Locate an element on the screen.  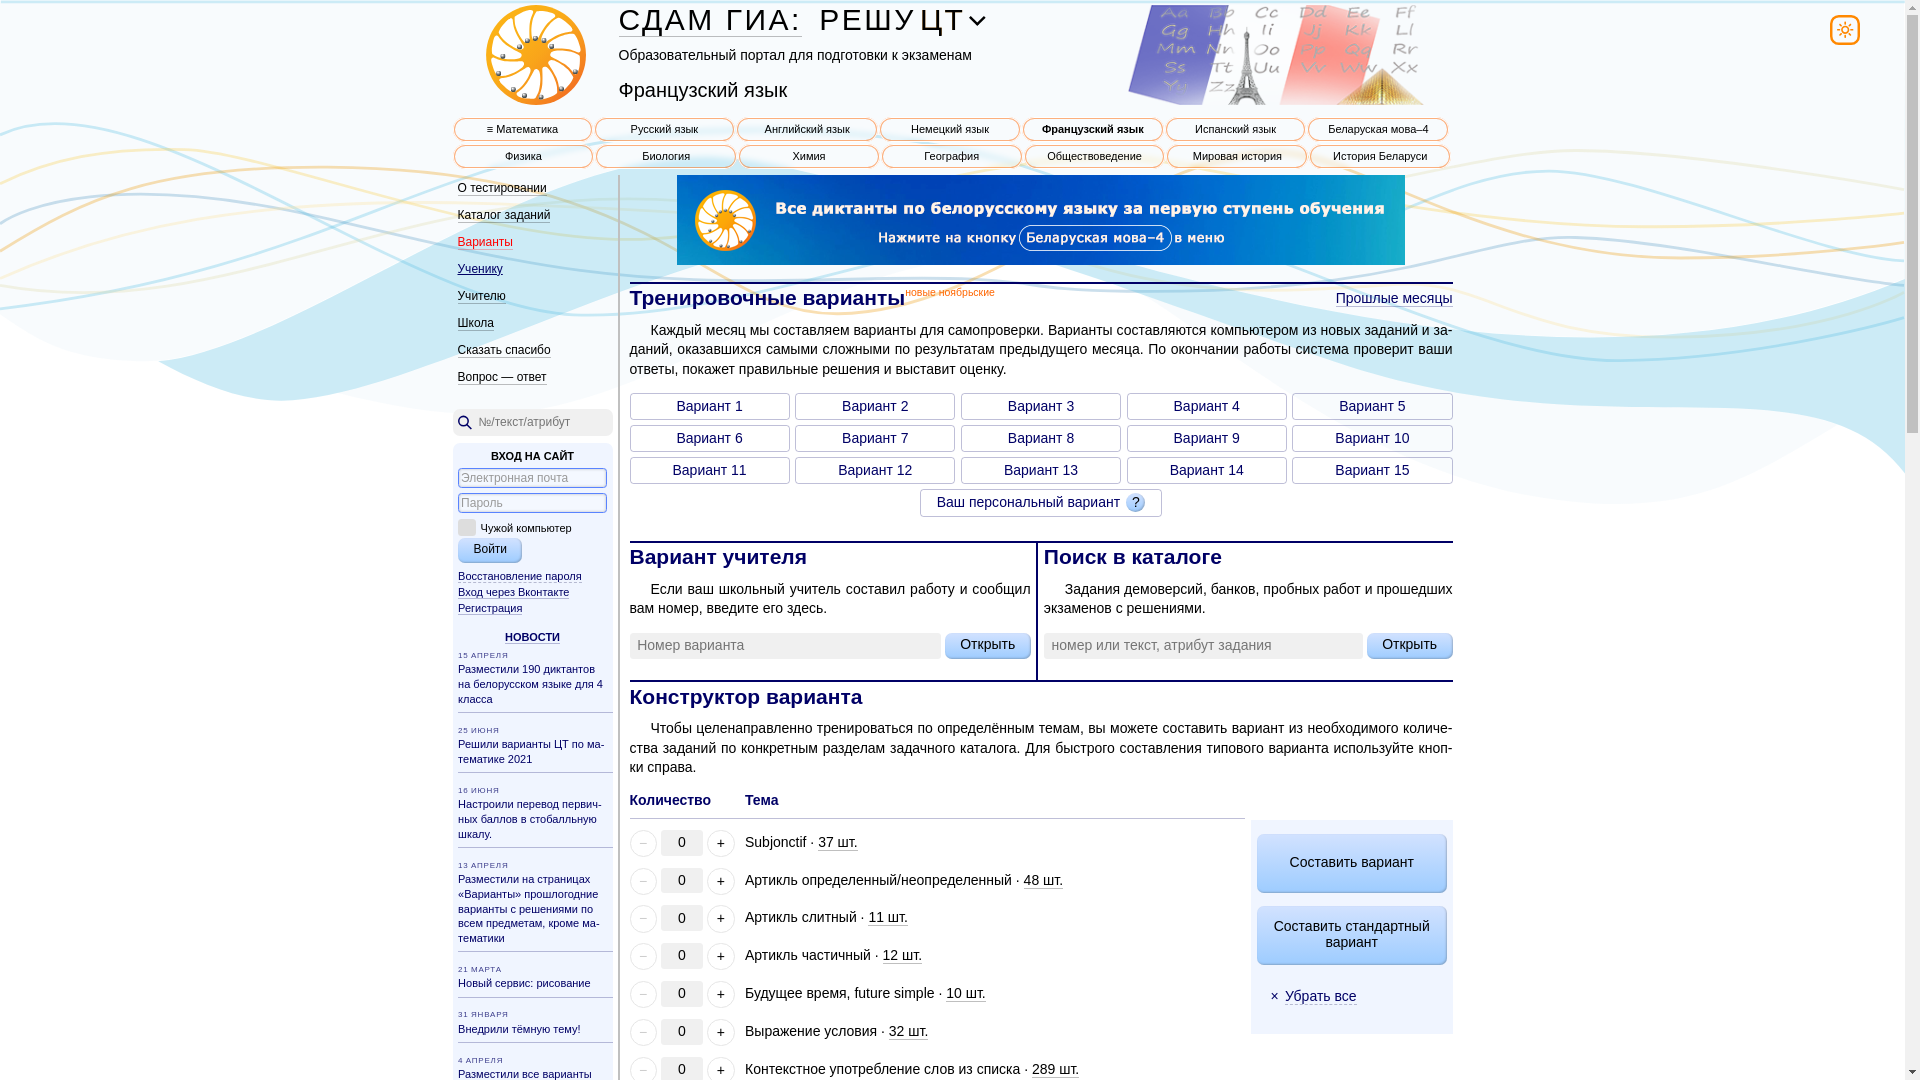
'+' is located at coordinates (706, 880).